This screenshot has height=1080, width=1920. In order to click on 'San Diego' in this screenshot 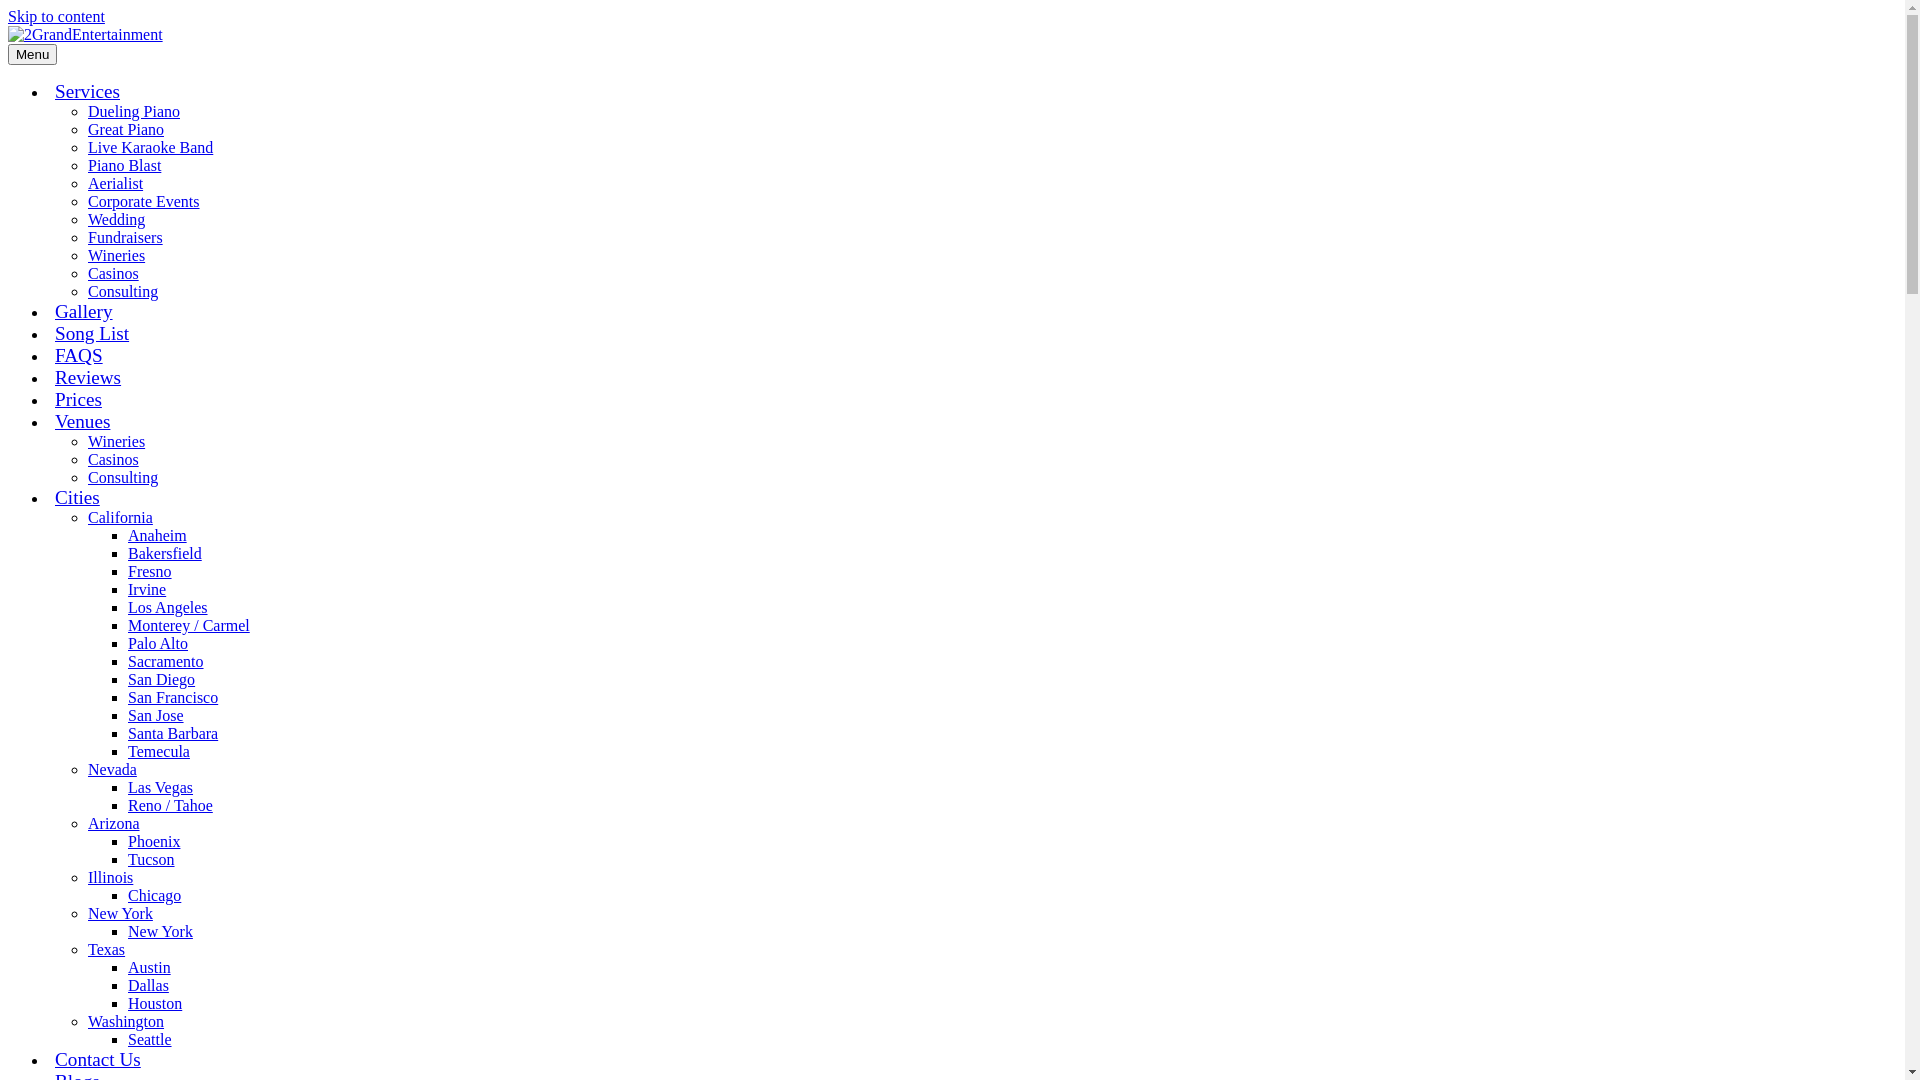, I will do `click(161, 678)`.